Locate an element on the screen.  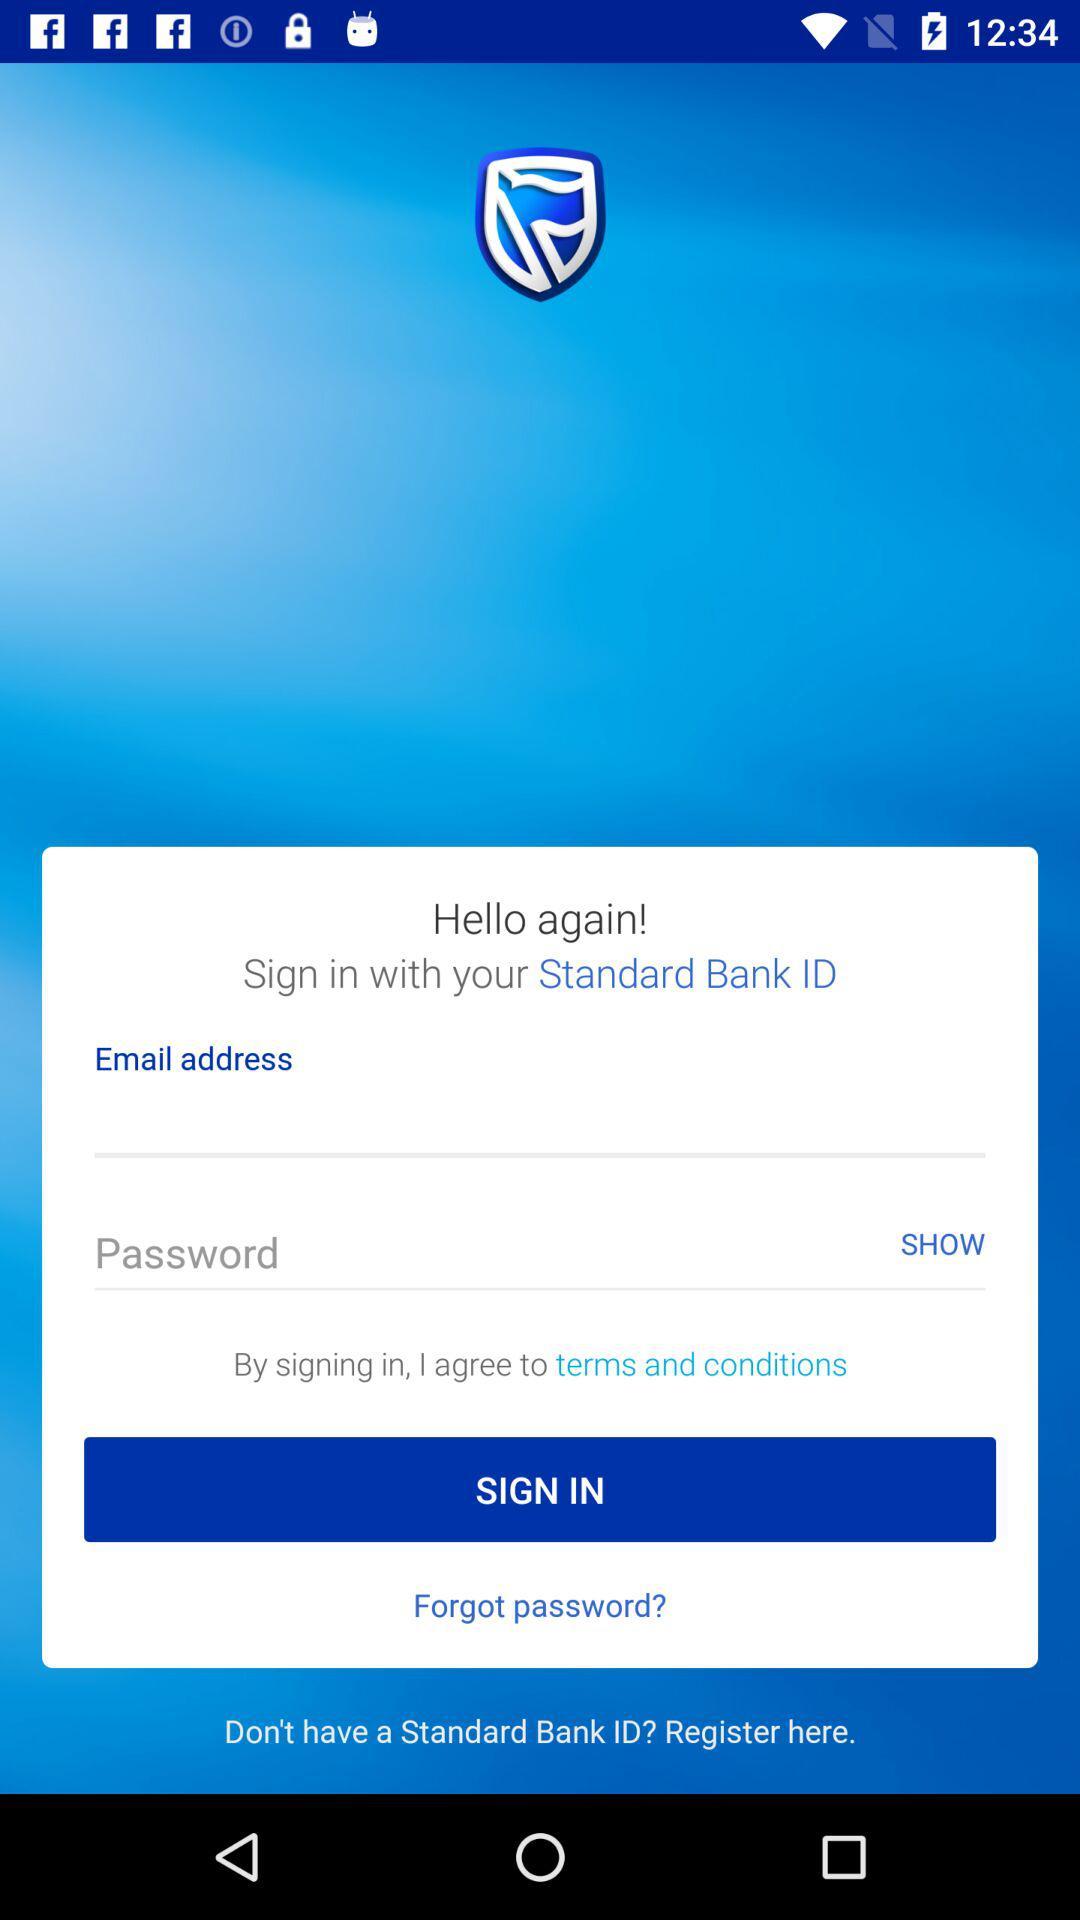
insert email address is located at coordinates (540, 1122).